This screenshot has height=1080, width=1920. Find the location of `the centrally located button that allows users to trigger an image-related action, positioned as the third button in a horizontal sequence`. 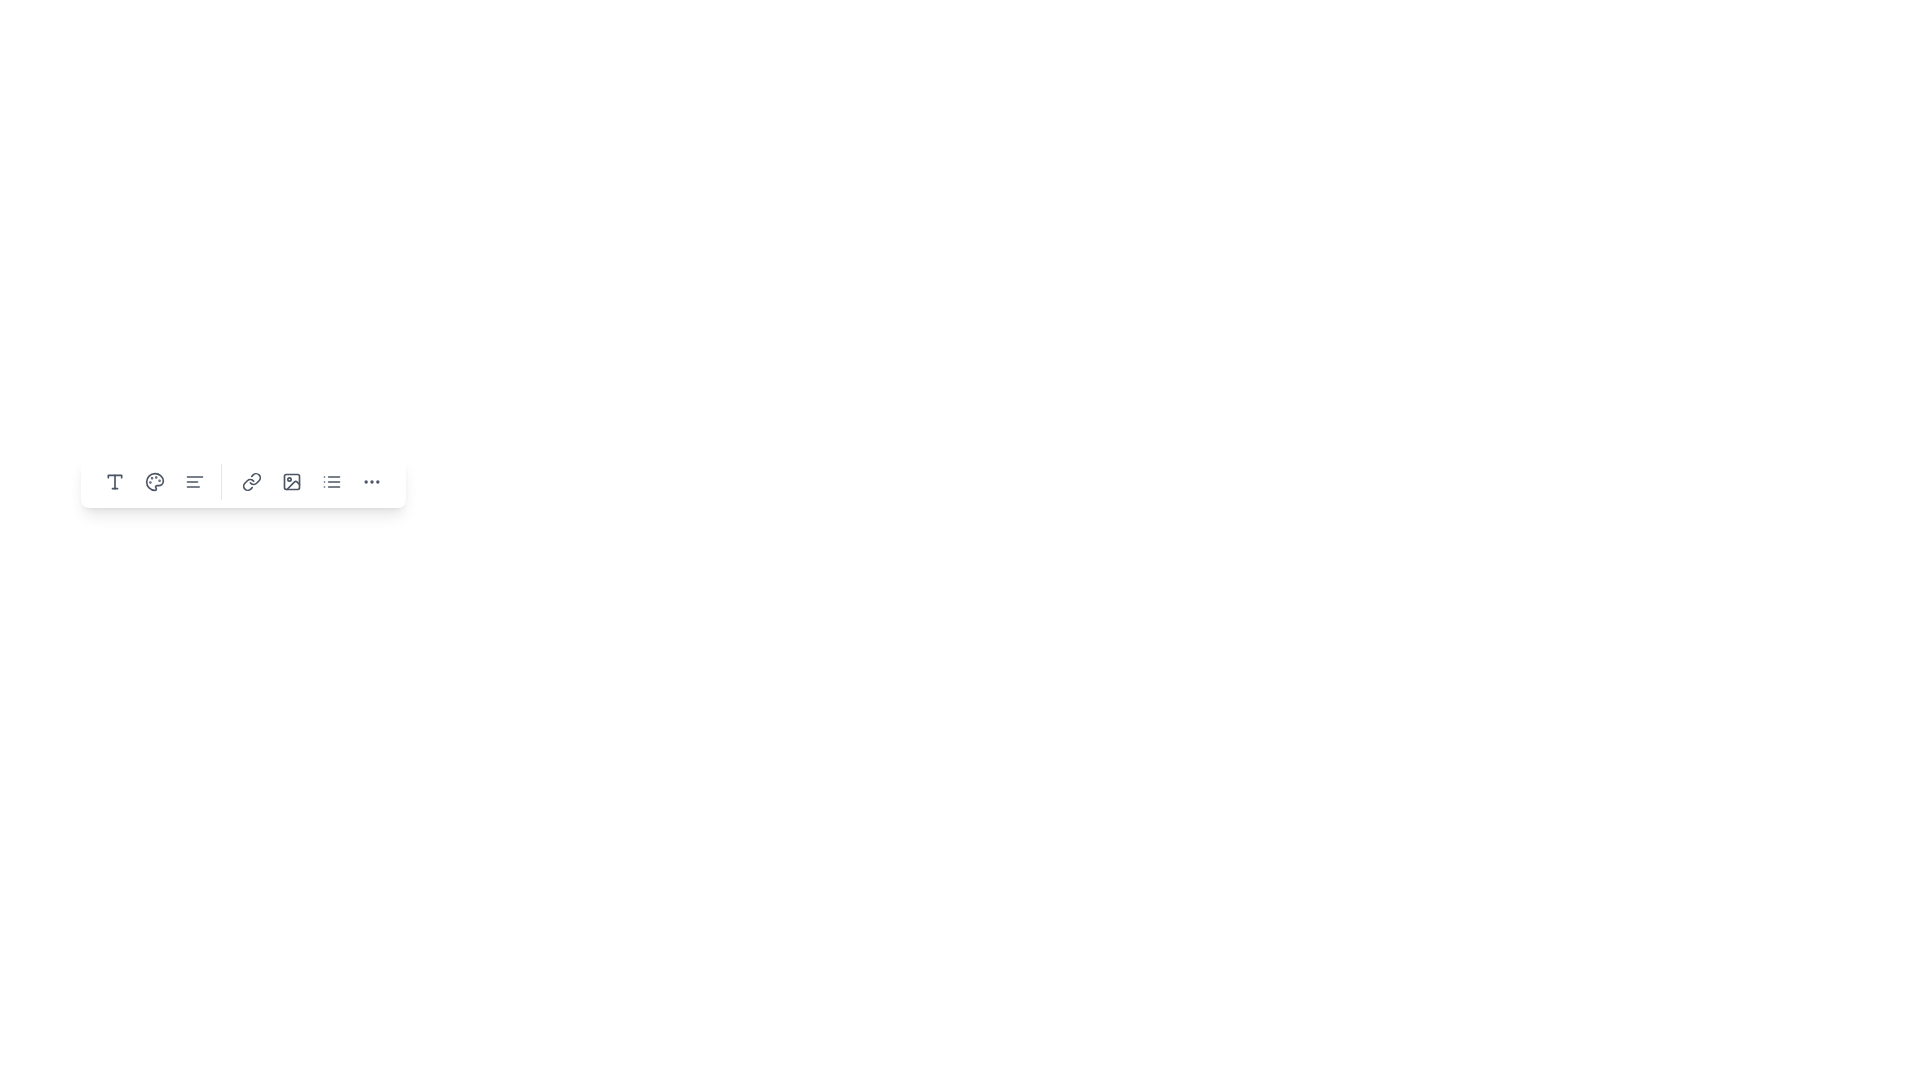

the centrally located button that allows users to trigger an image-related action, positioned as the third button in a horizontal sequence is located at coordinates (291, 482).